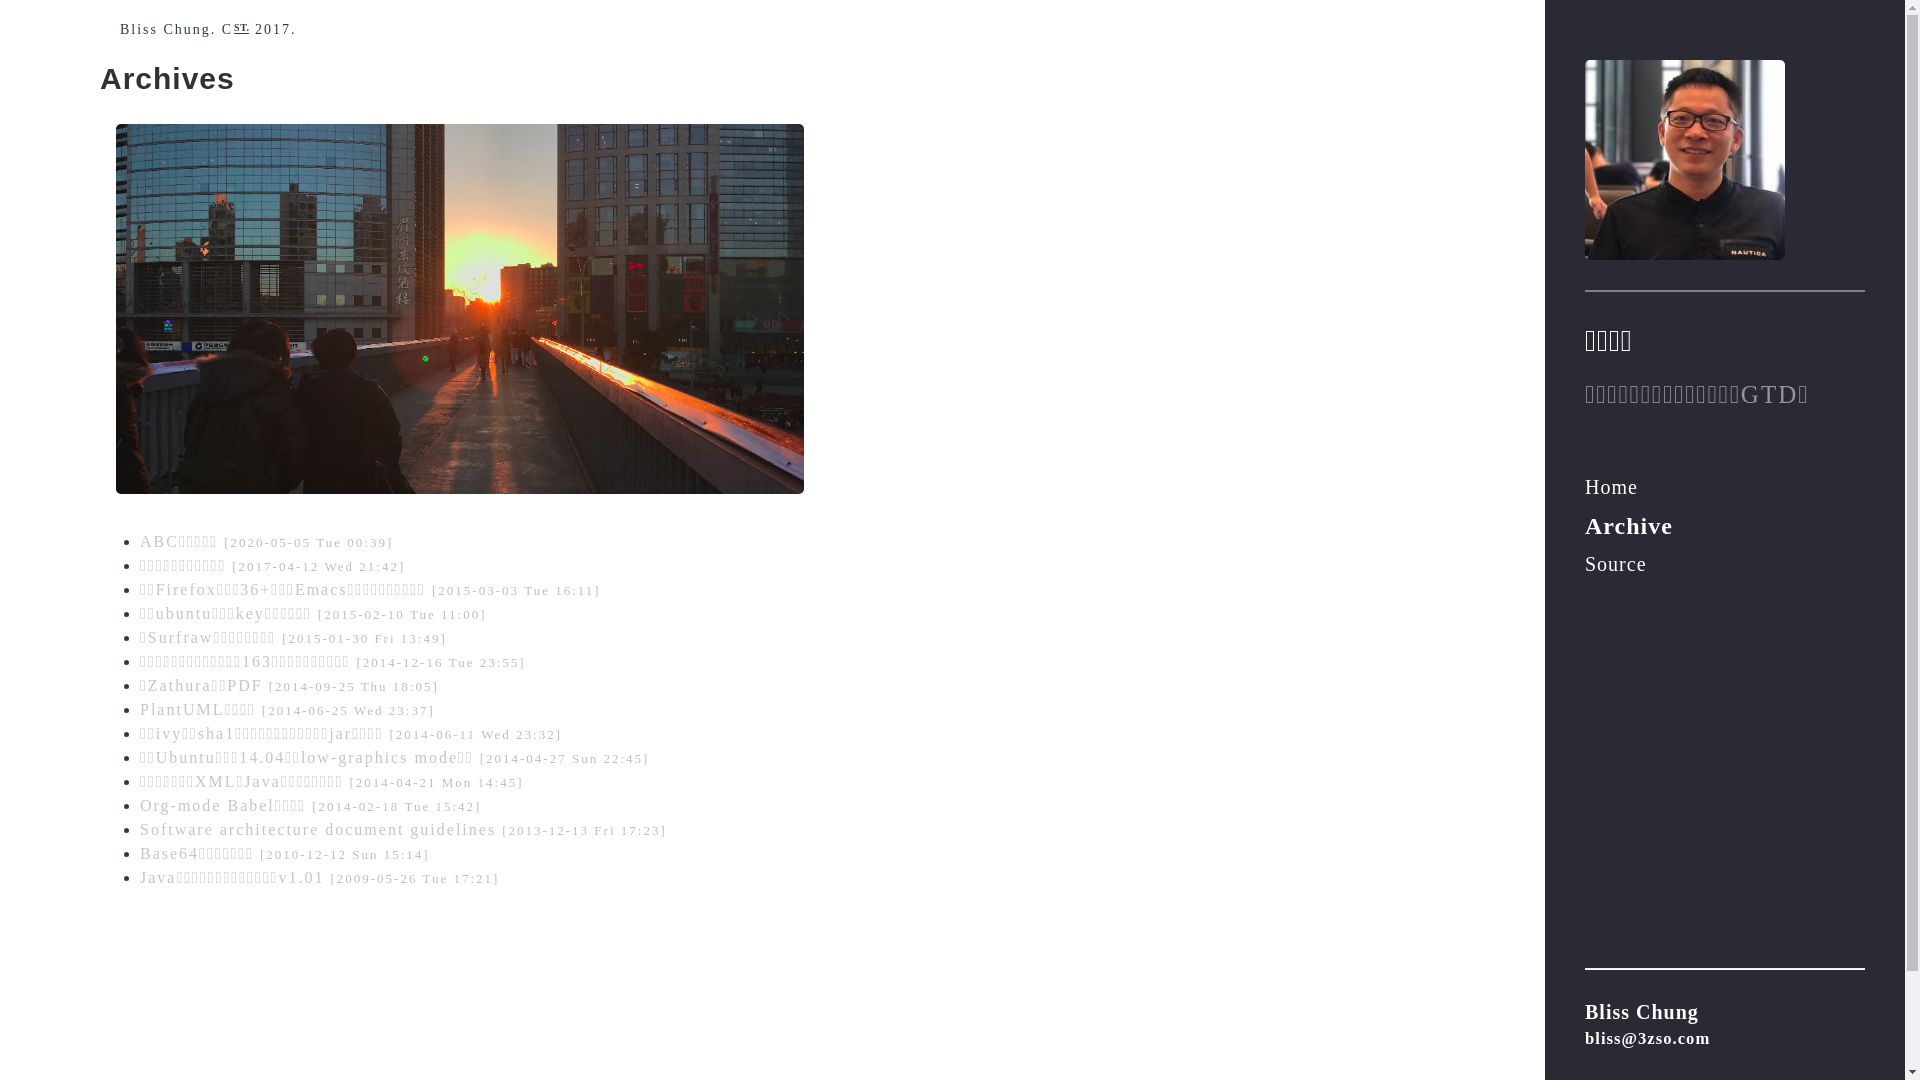  What do you see at coordinates (316, 829) in the screenshot?
I see `'Software architecture document guidelines'` at bounding box center [316, 829].